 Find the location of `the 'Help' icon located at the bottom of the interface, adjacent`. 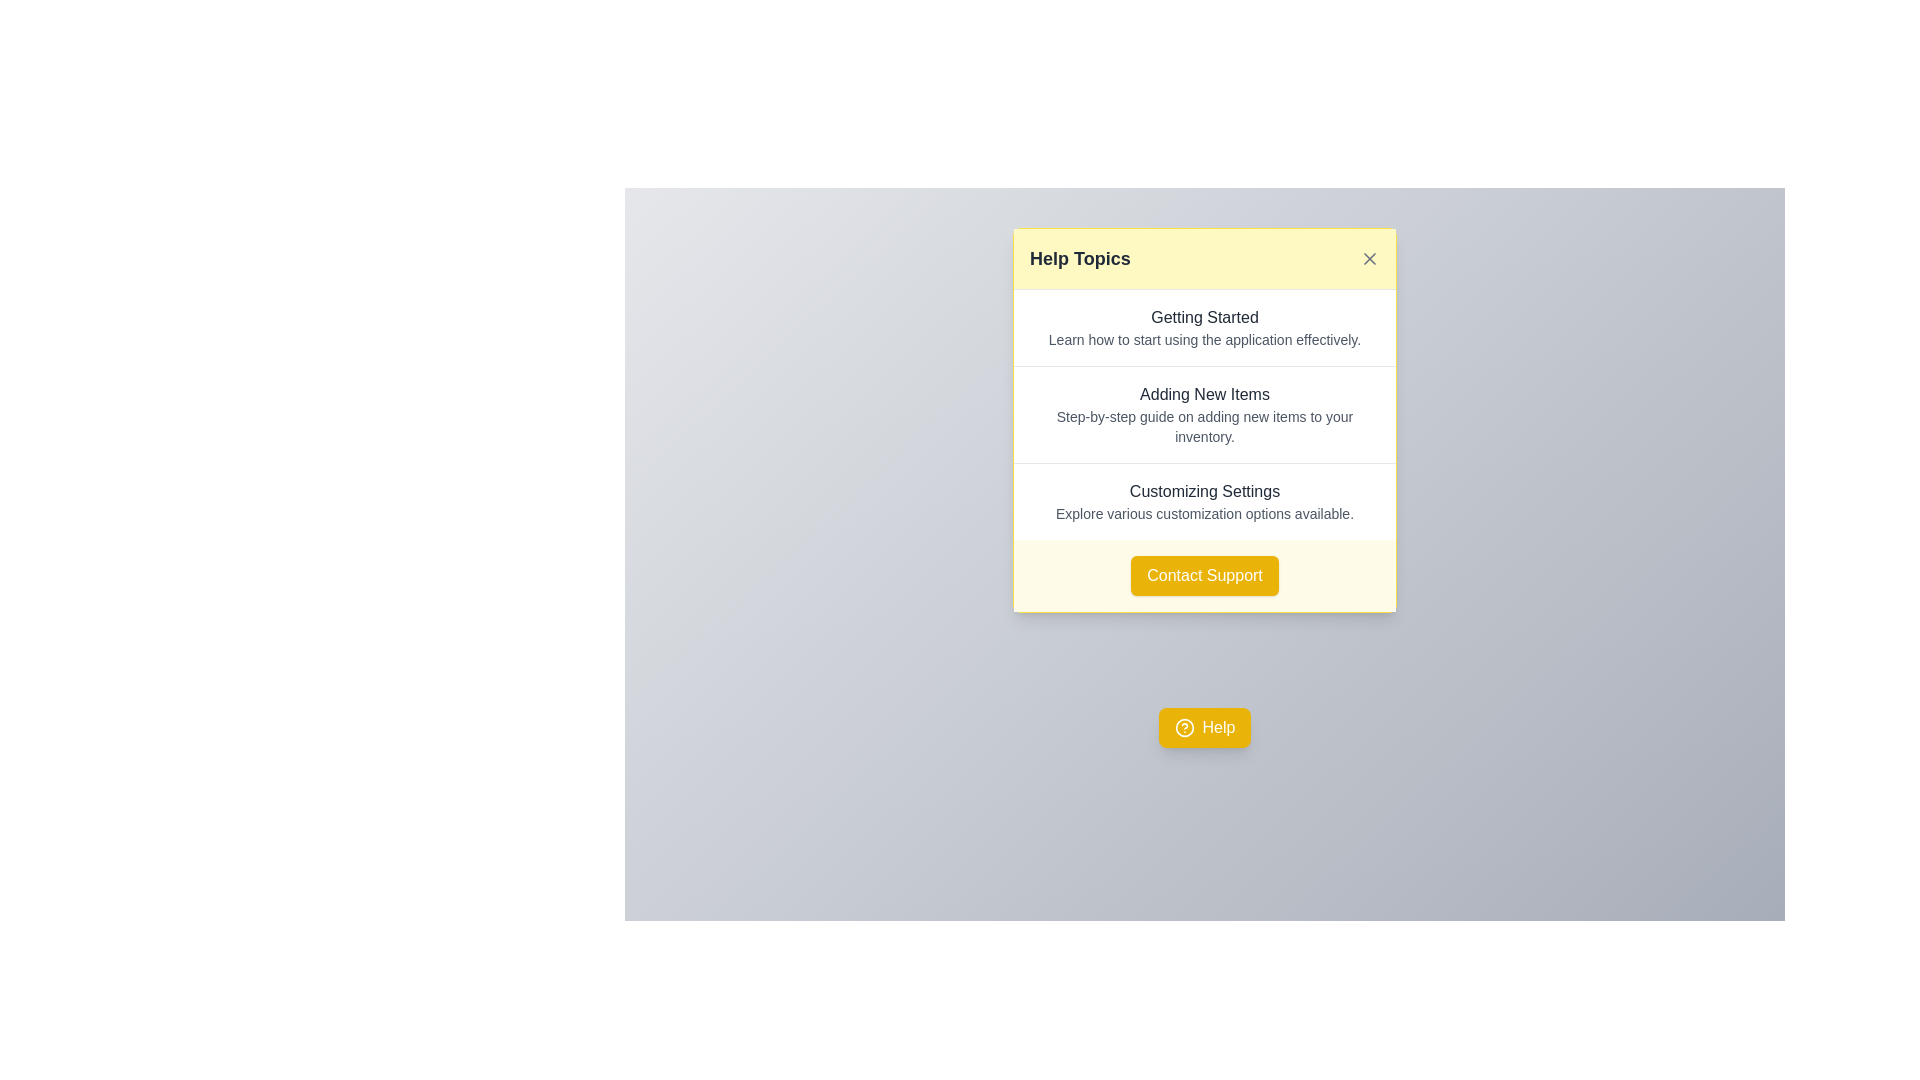

the 'Help' icon located at the bottom of the interface, adjacent is located at coordinates (1184, 728).